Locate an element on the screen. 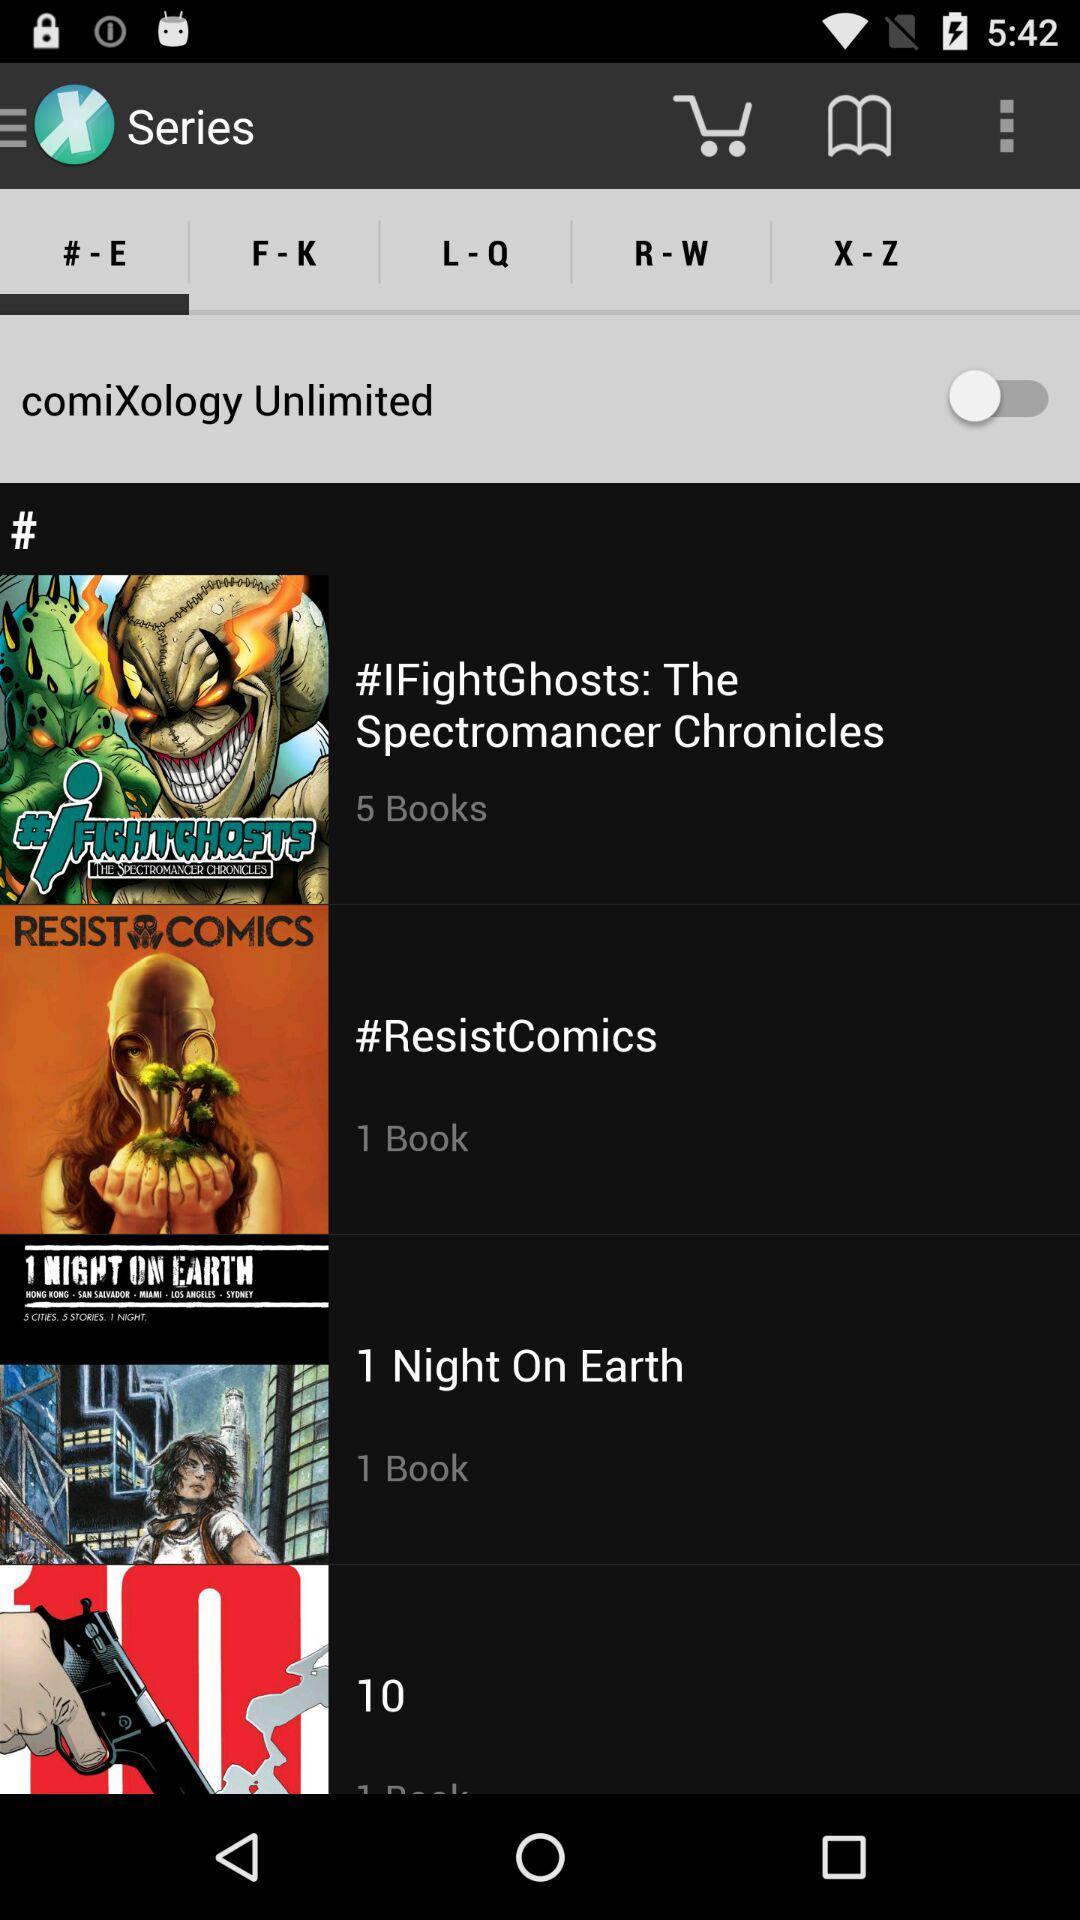  item above the 1 book is located at coordinates (518, 1363).